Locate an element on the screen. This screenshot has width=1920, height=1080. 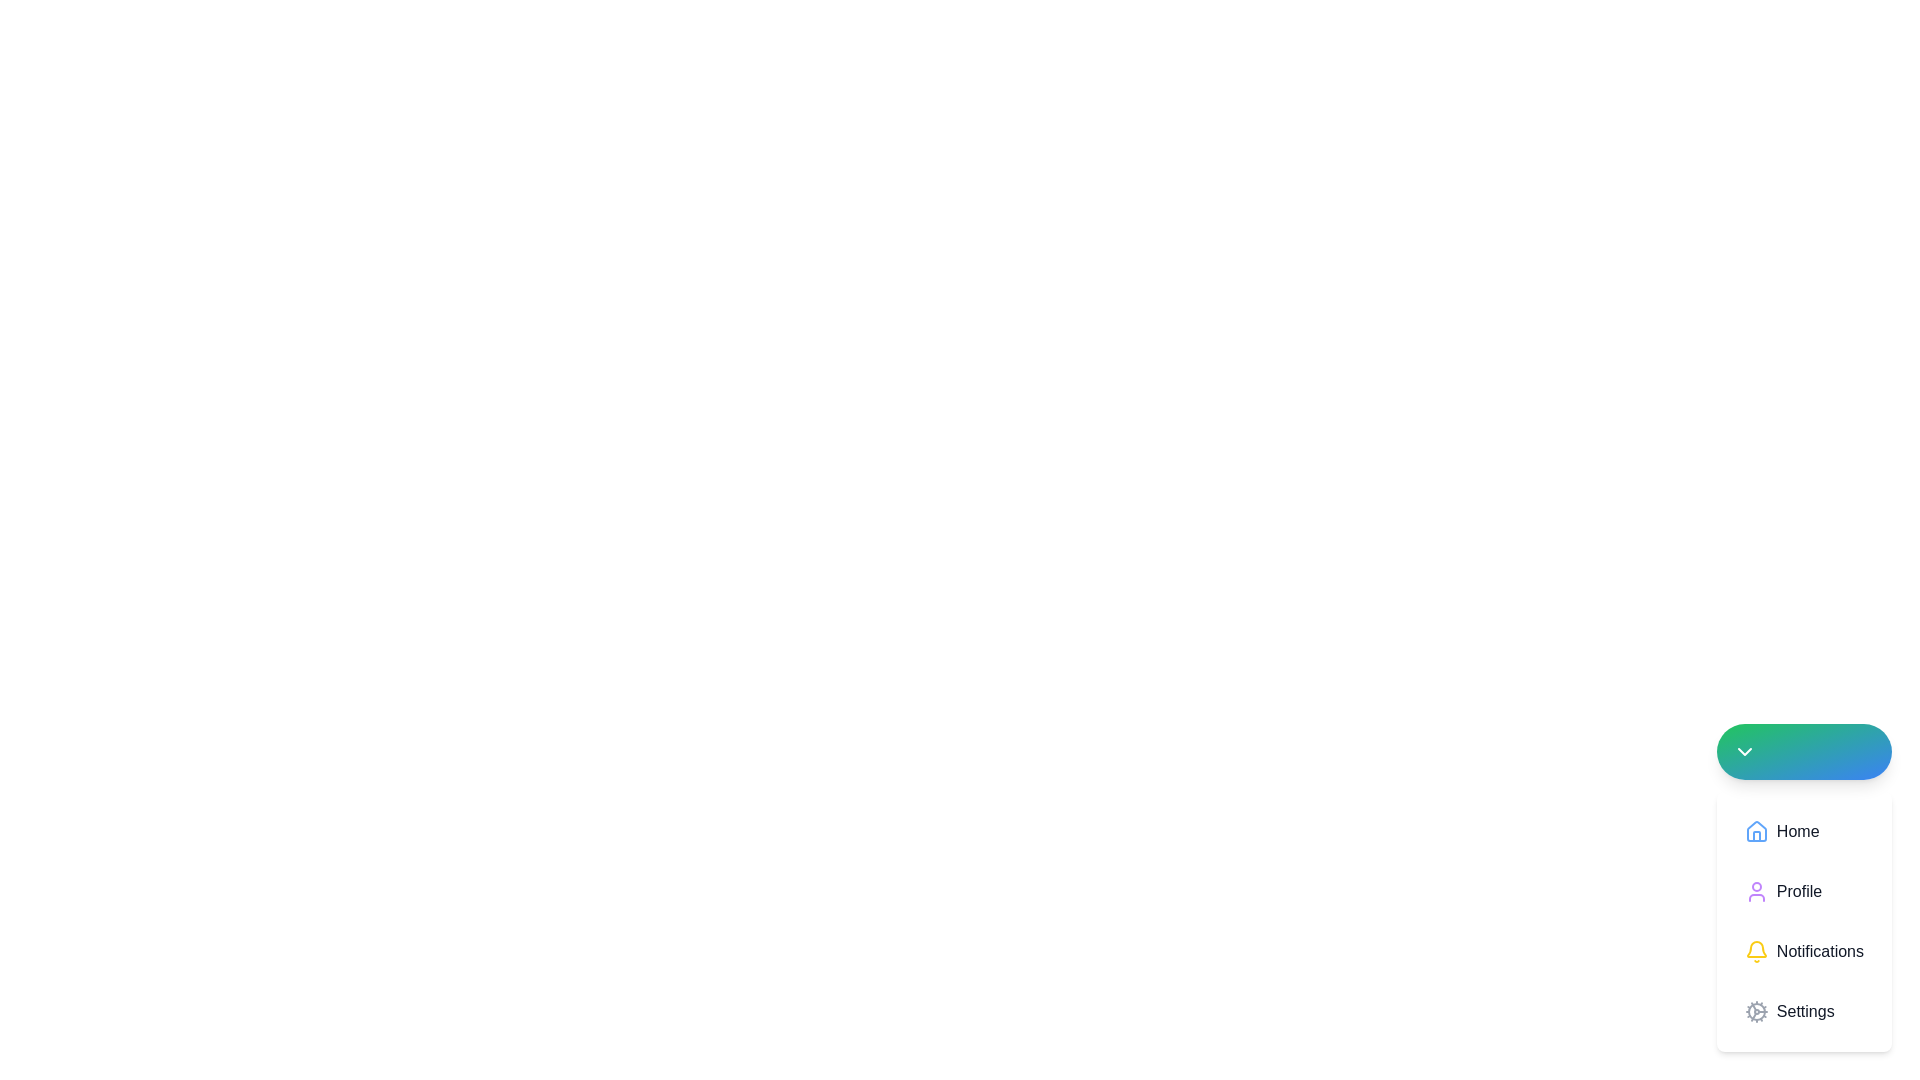
the 'Home' navigation button, which is a rectangular button with a house icon and the text 'Home' is located at coordinates (1804, 832).